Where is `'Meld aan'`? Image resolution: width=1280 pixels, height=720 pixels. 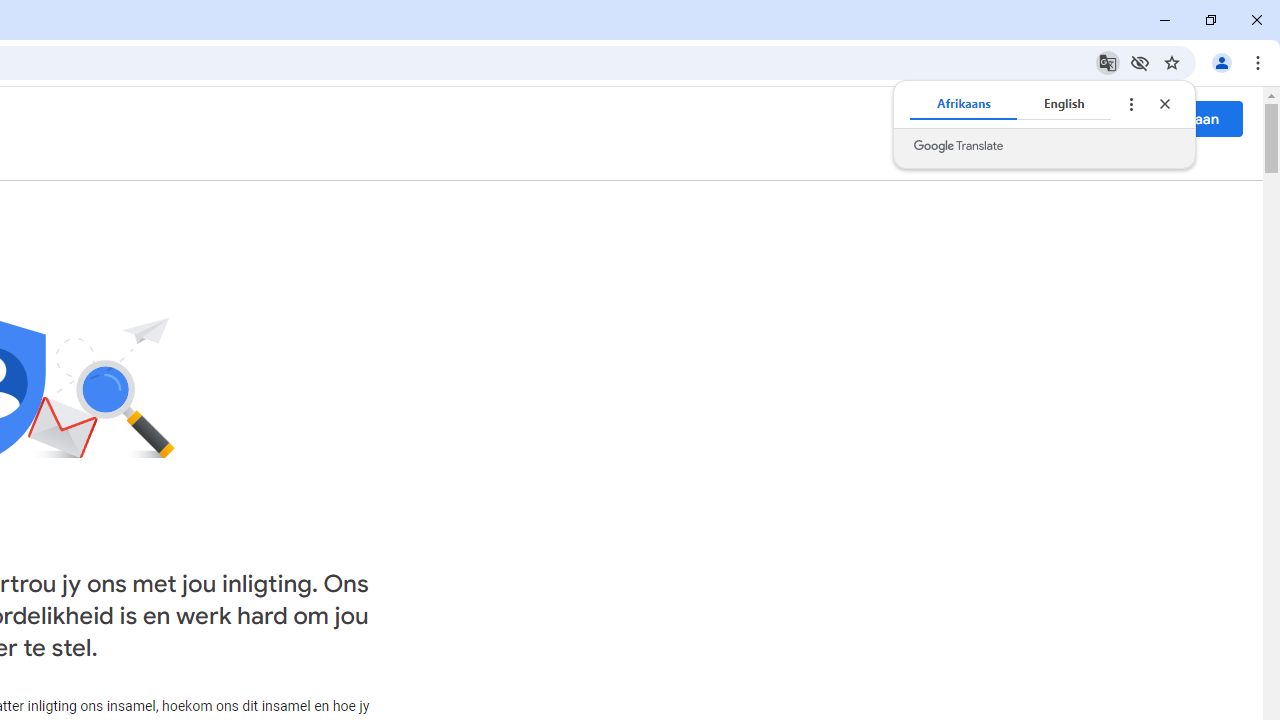 'Meld aan' is located at coordinates (1188, 118).